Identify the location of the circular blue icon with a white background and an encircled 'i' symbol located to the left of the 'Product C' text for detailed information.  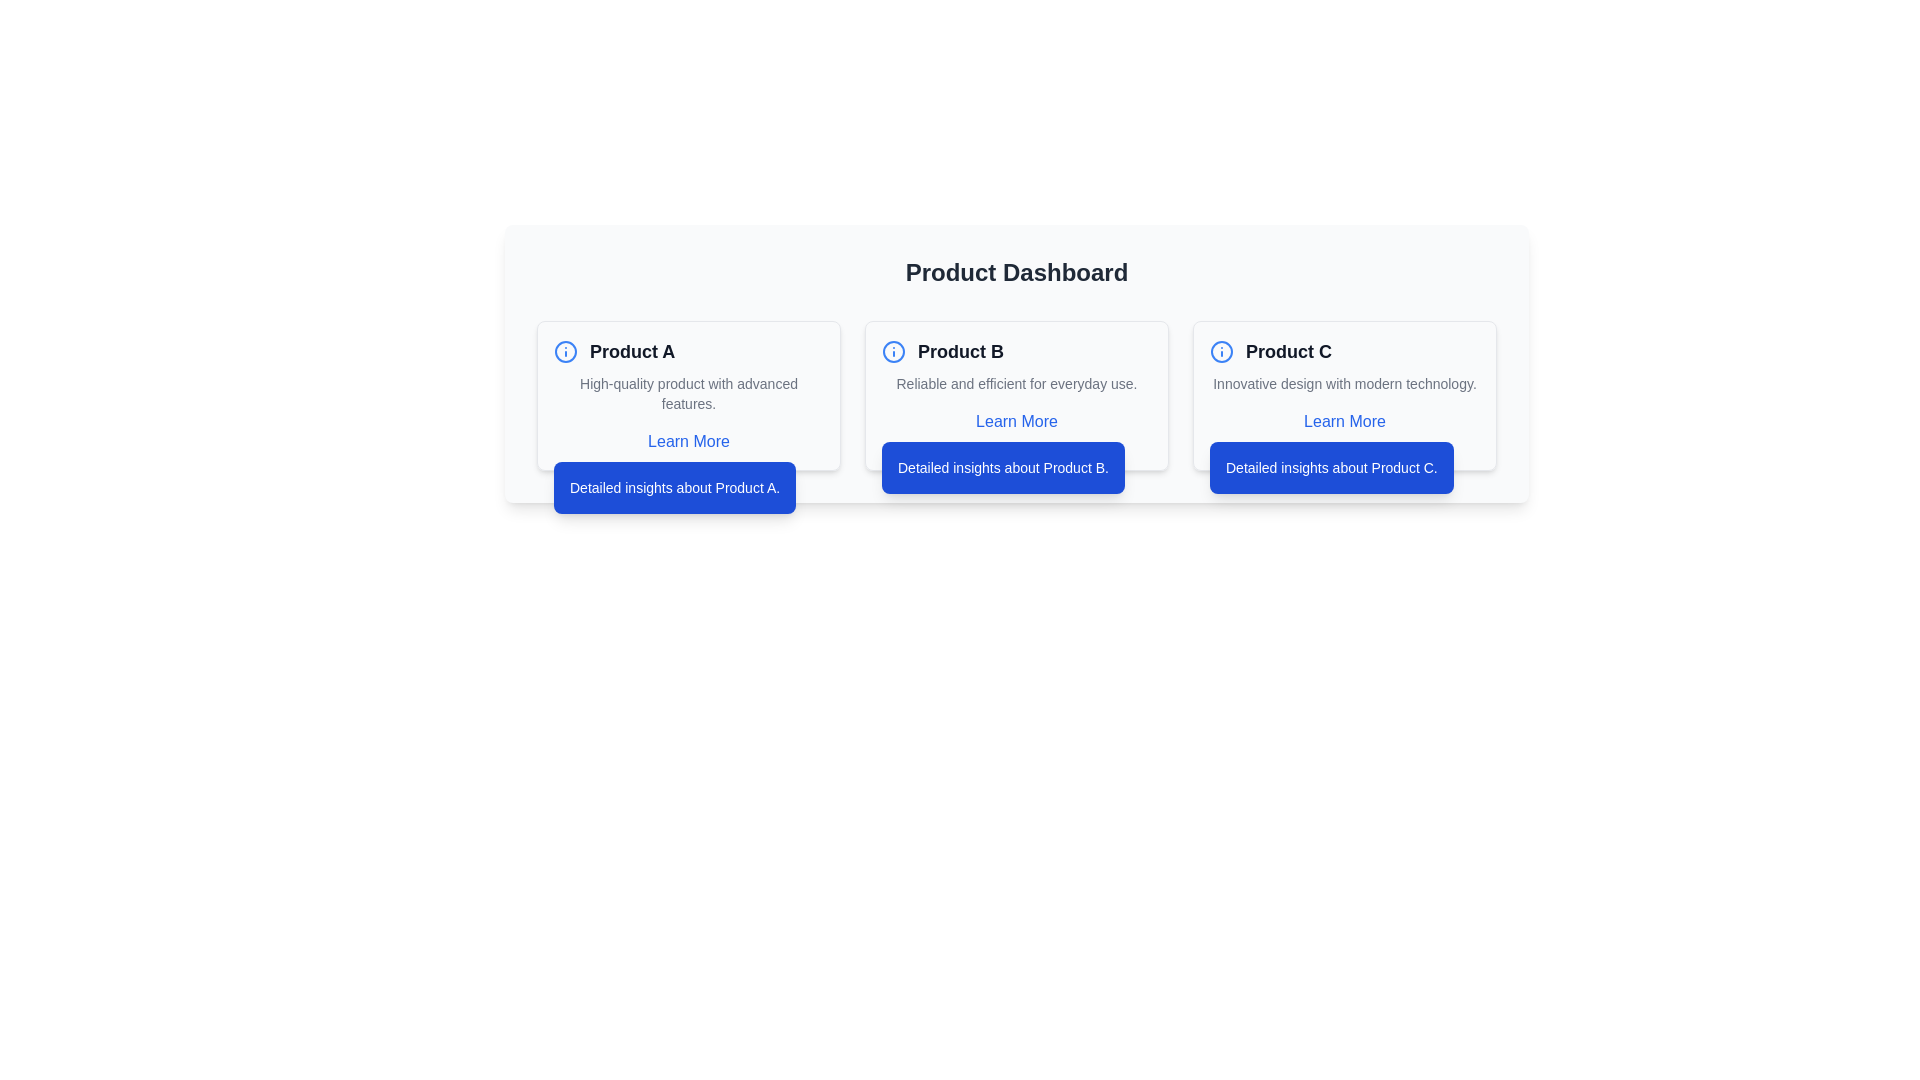
(1221, 350).